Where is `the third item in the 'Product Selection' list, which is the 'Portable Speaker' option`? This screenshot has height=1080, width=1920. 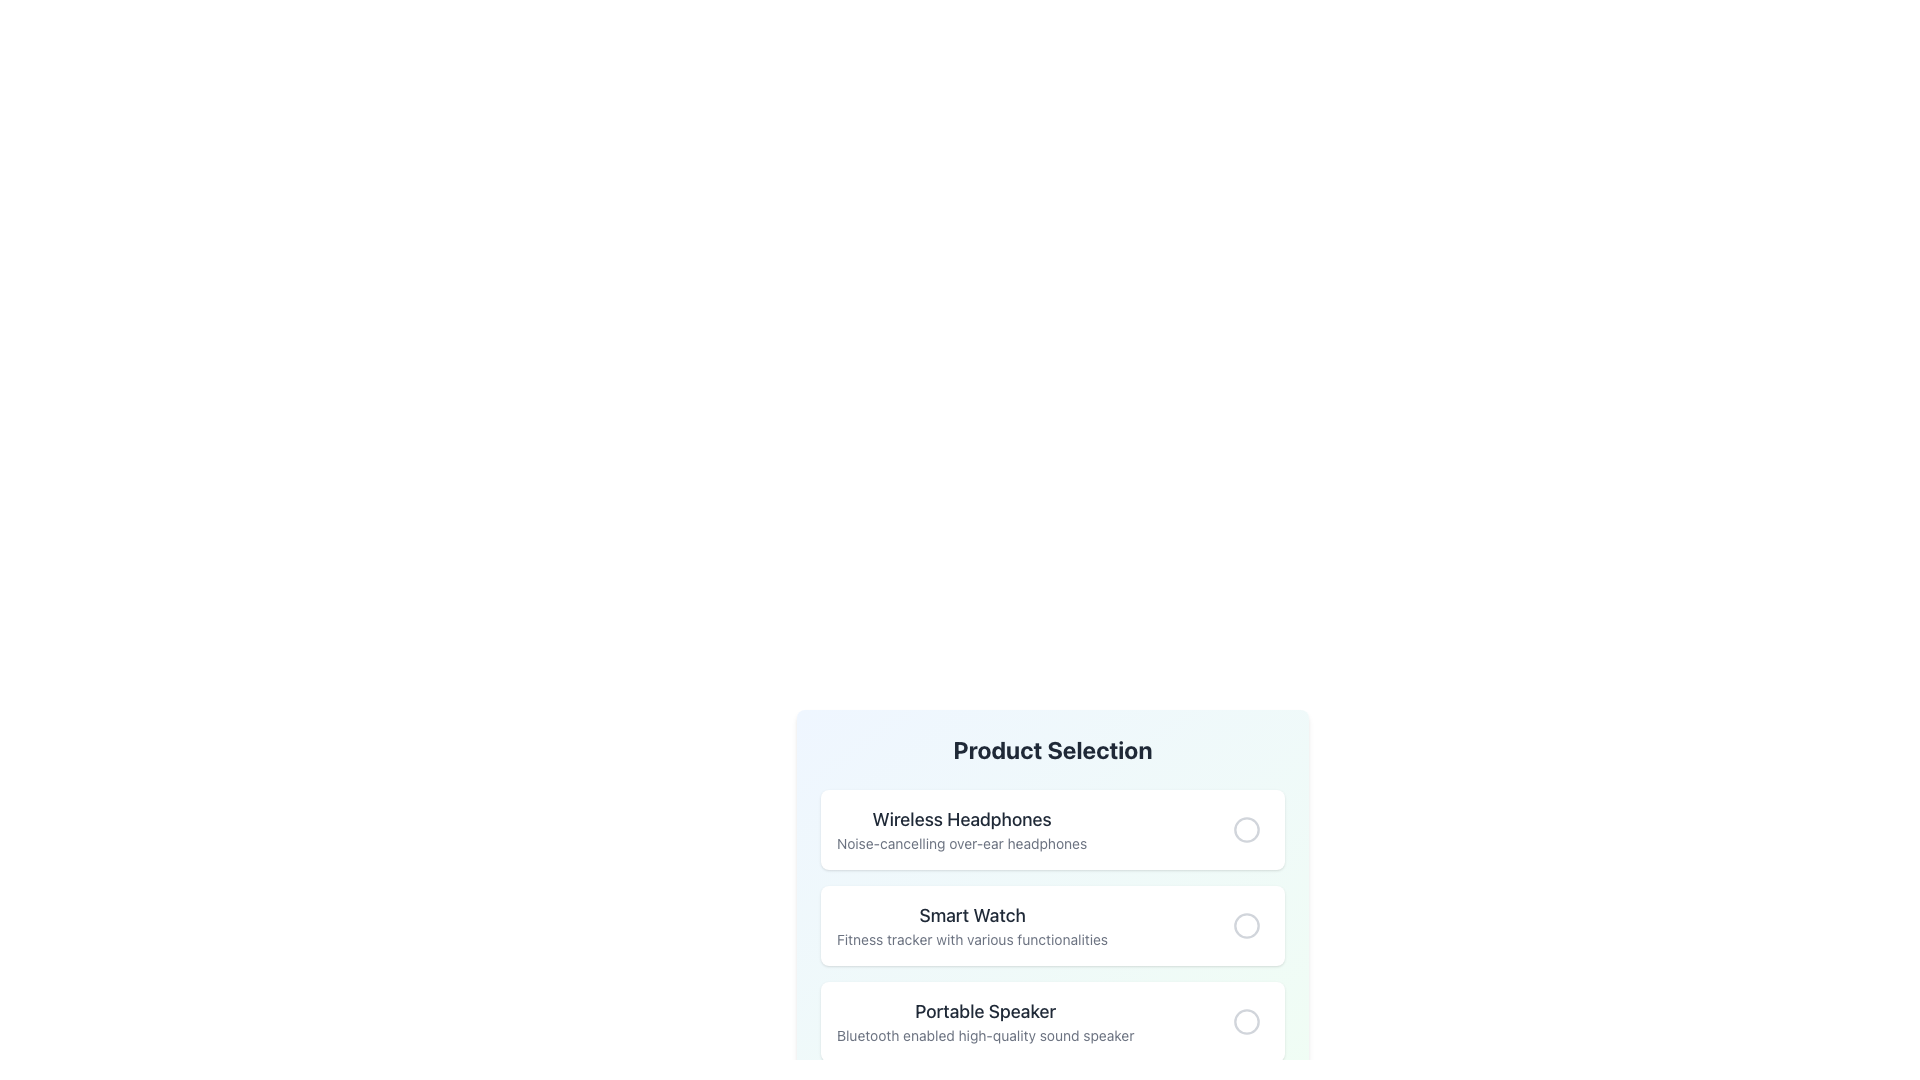
the third item in the 'Product Selection' list, which is the 'Portable Speaker' option is located at coordinates (1051, 1022).